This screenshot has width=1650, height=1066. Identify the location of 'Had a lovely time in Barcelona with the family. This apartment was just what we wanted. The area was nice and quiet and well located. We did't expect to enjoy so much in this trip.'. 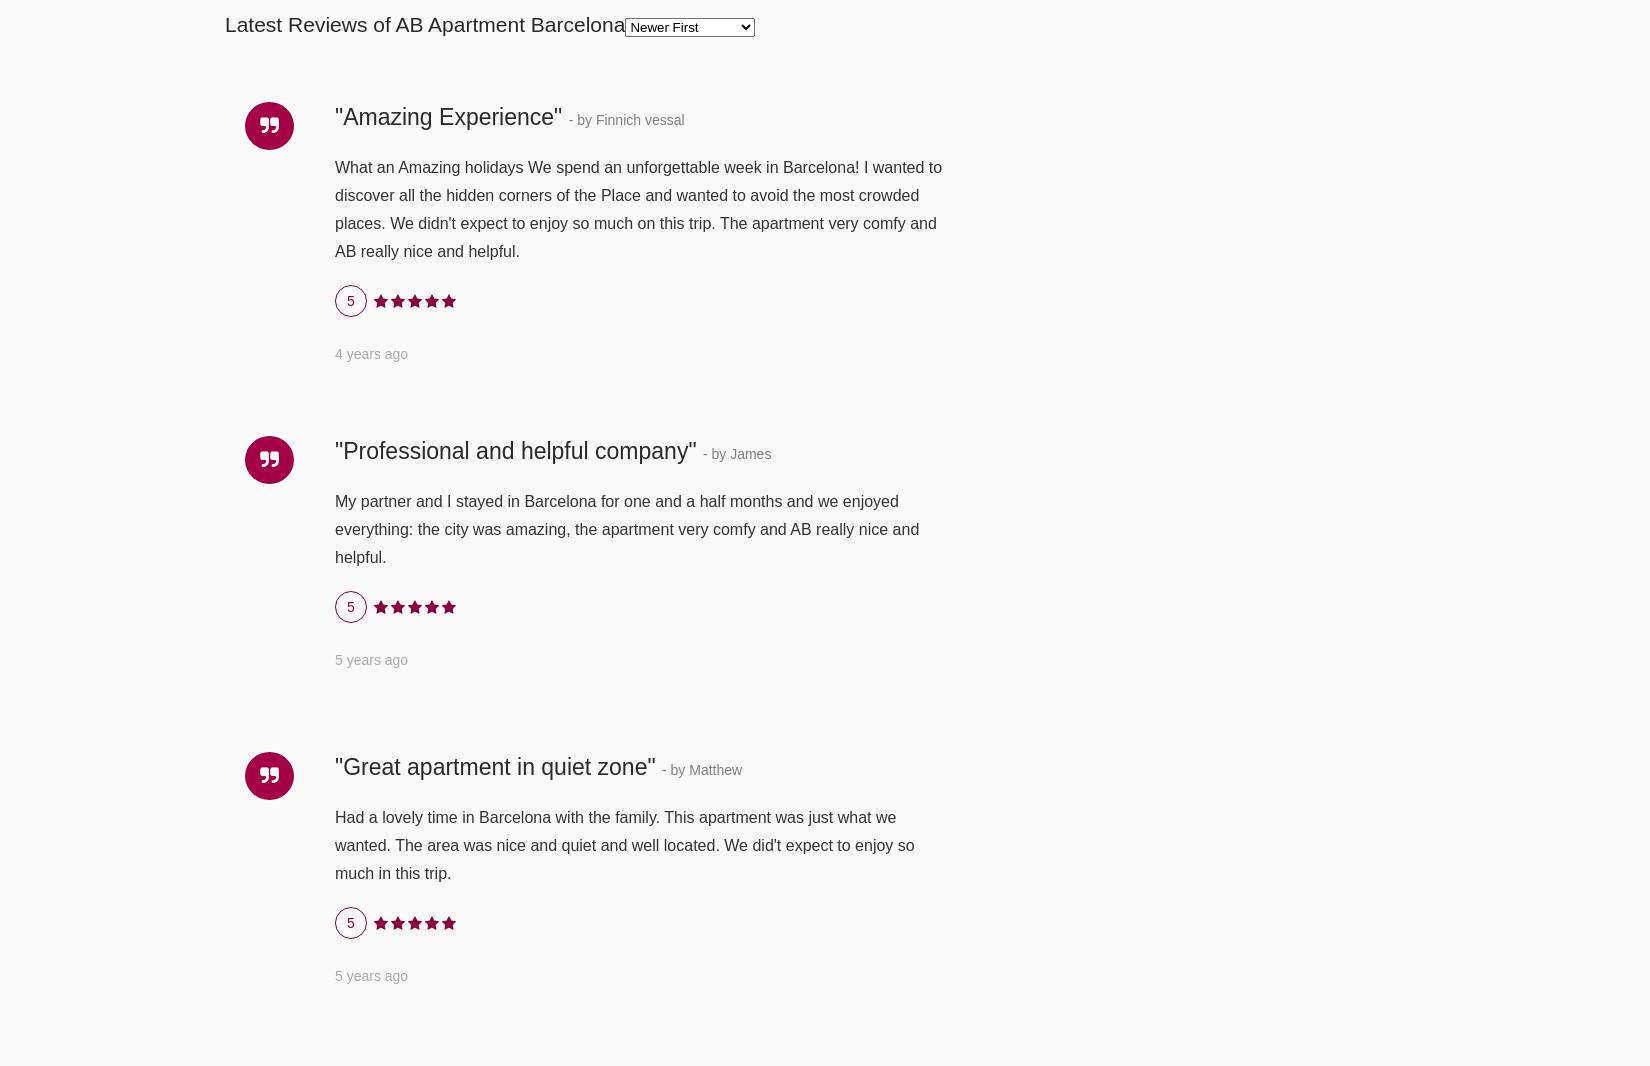
(623, 844).